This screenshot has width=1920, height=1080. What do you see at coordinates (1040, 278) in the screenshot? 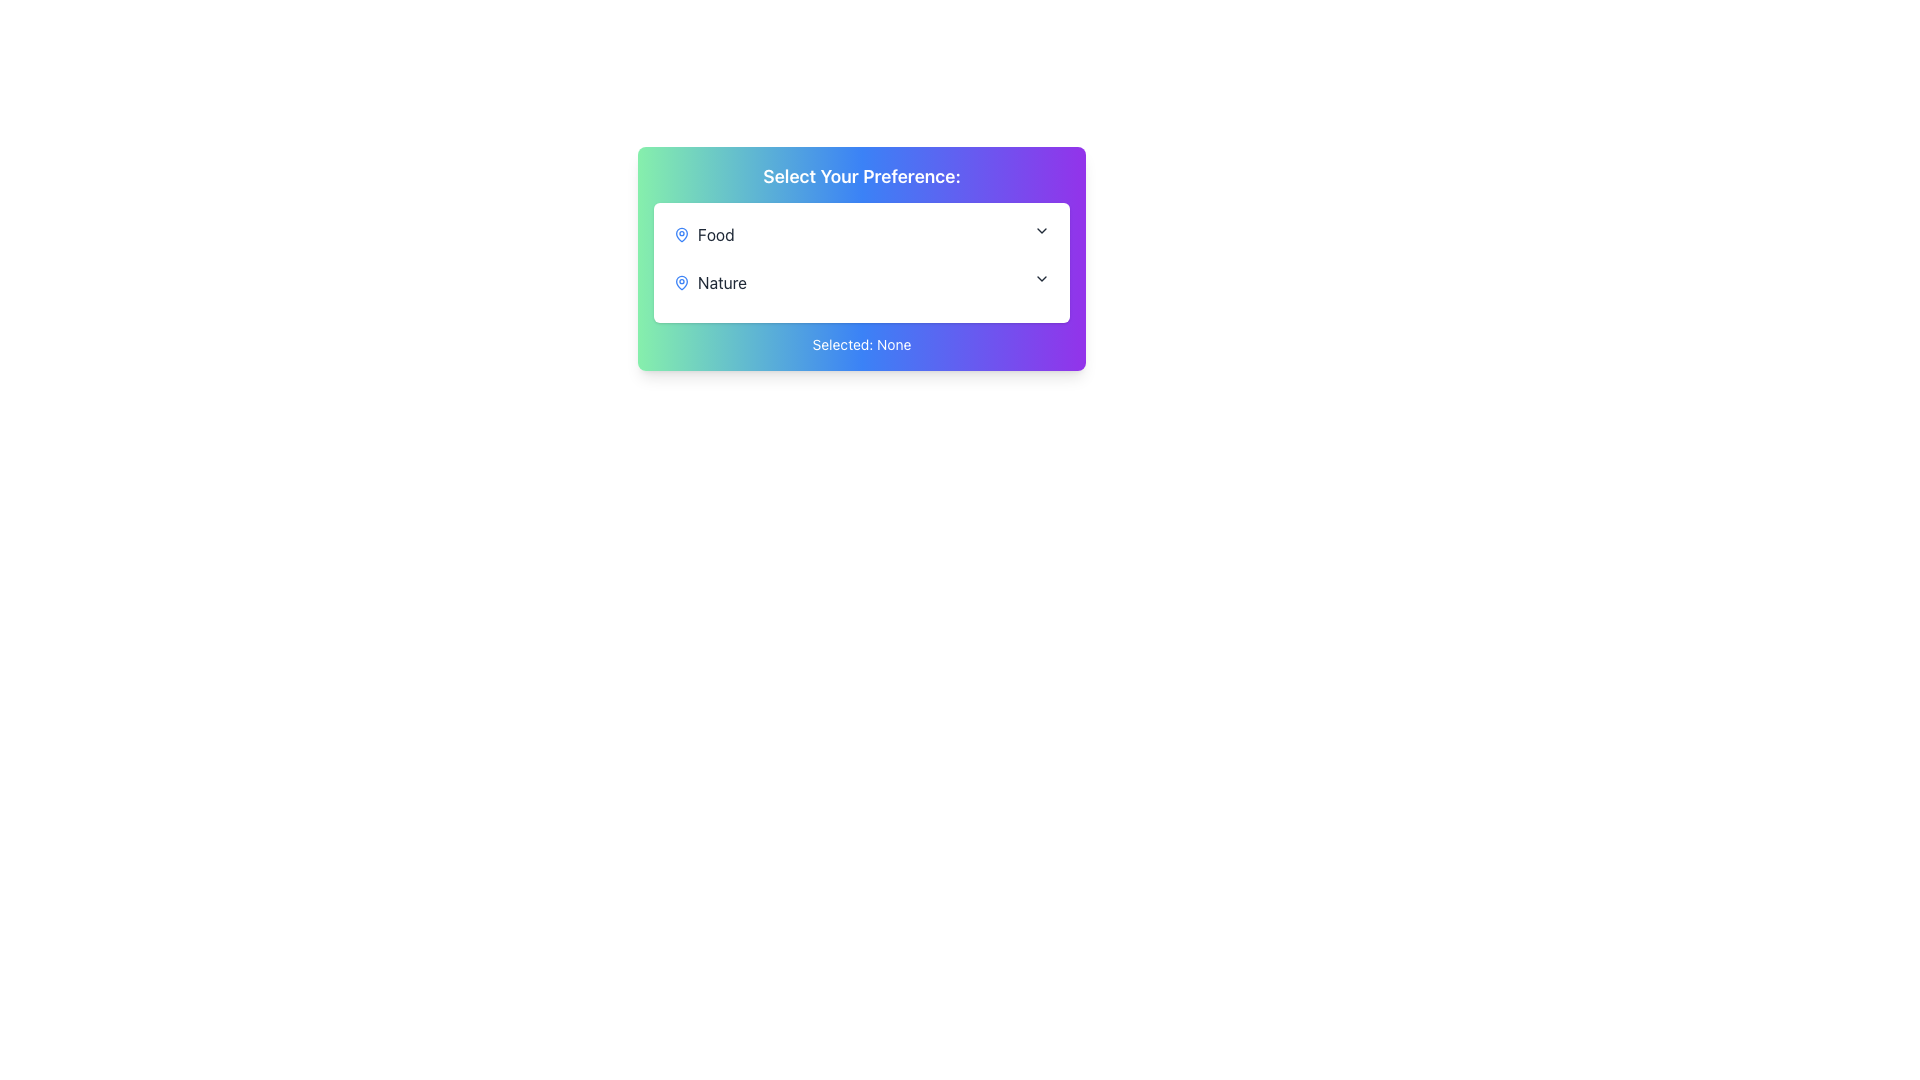
I see `the SVG chevron icon located at the right side of the row containing the text 'Nature'` at bounding box center [1040, 278].